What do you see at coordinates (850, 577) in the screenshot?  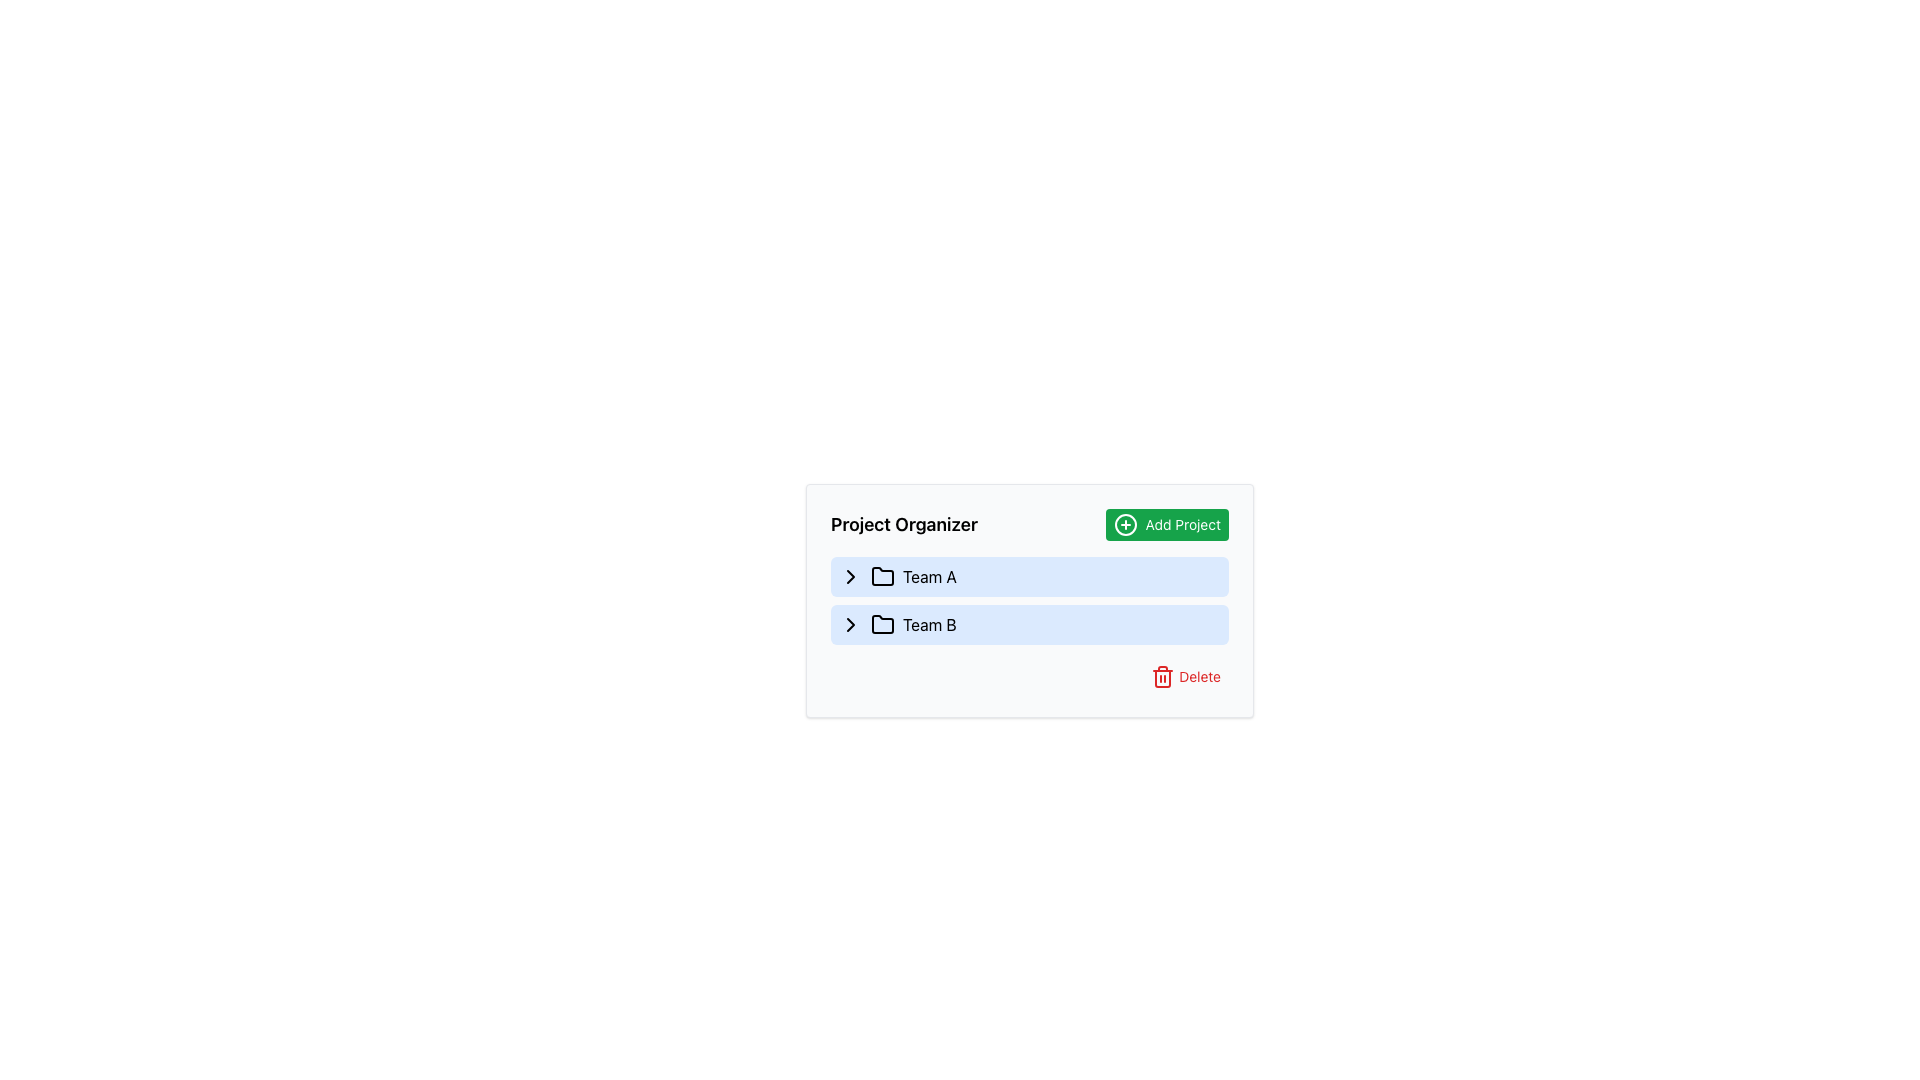 I see `the small rightward-chevron icon located in the 'Team A' row of the 'Project Organizer' section` at bounding box center [850, 577].